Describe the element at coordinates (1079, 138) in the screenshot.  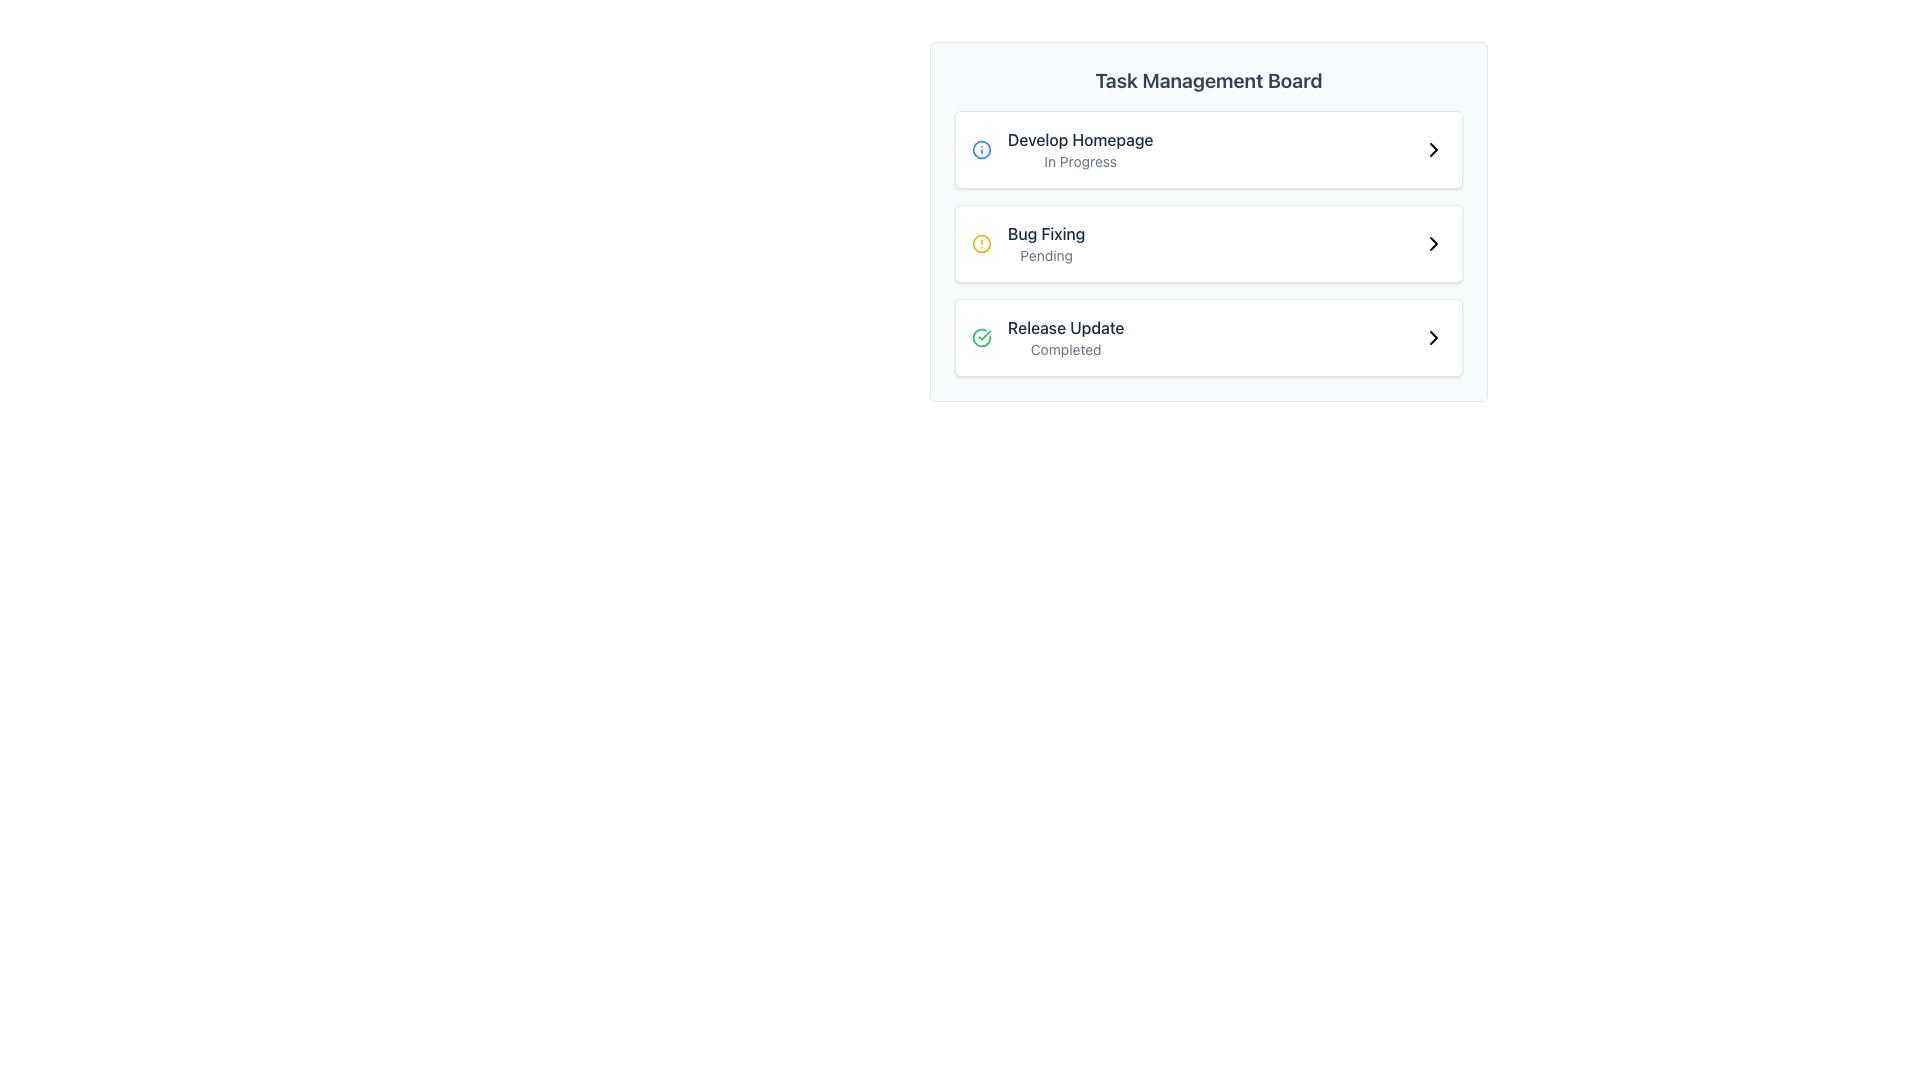
I see `the descriptive label for the first task in the task management interface located above 'In Progress'` at that location.